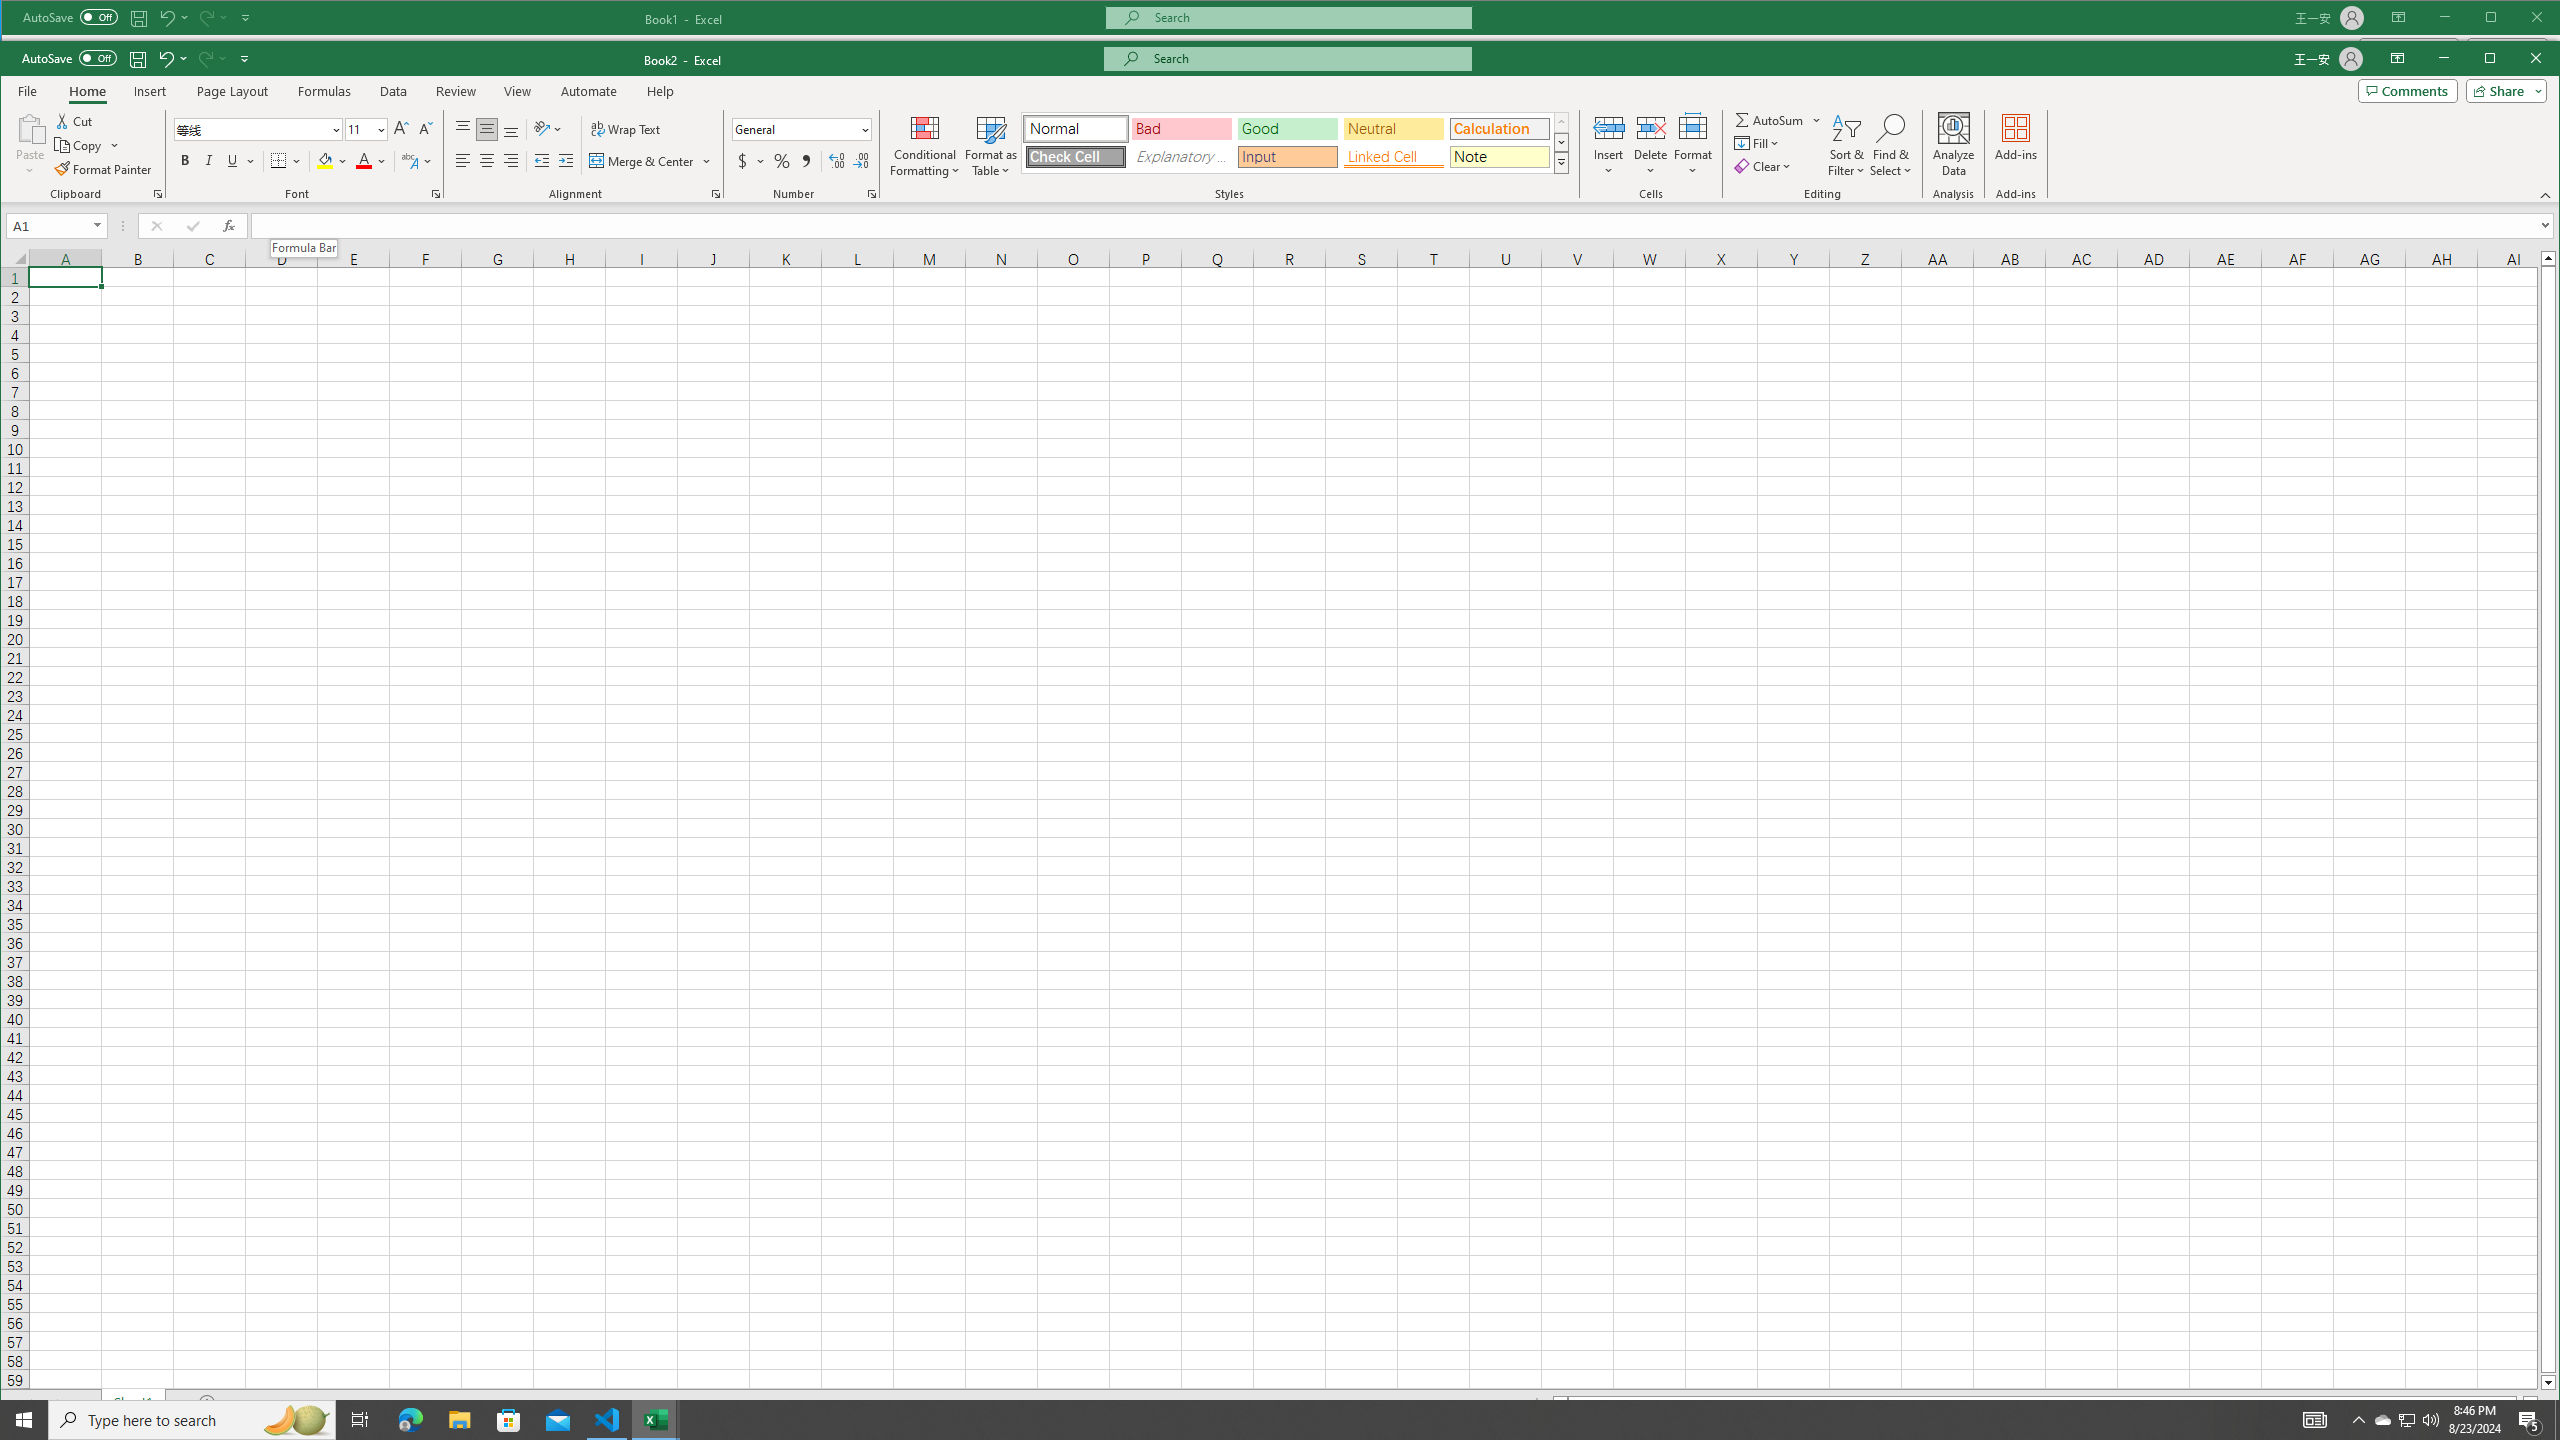 The image size is (2560, 1440). What do you see at coordinates (399, 129) in the screenshot?
I see `'Increase Font Size'` at bounding box center [399, 129].